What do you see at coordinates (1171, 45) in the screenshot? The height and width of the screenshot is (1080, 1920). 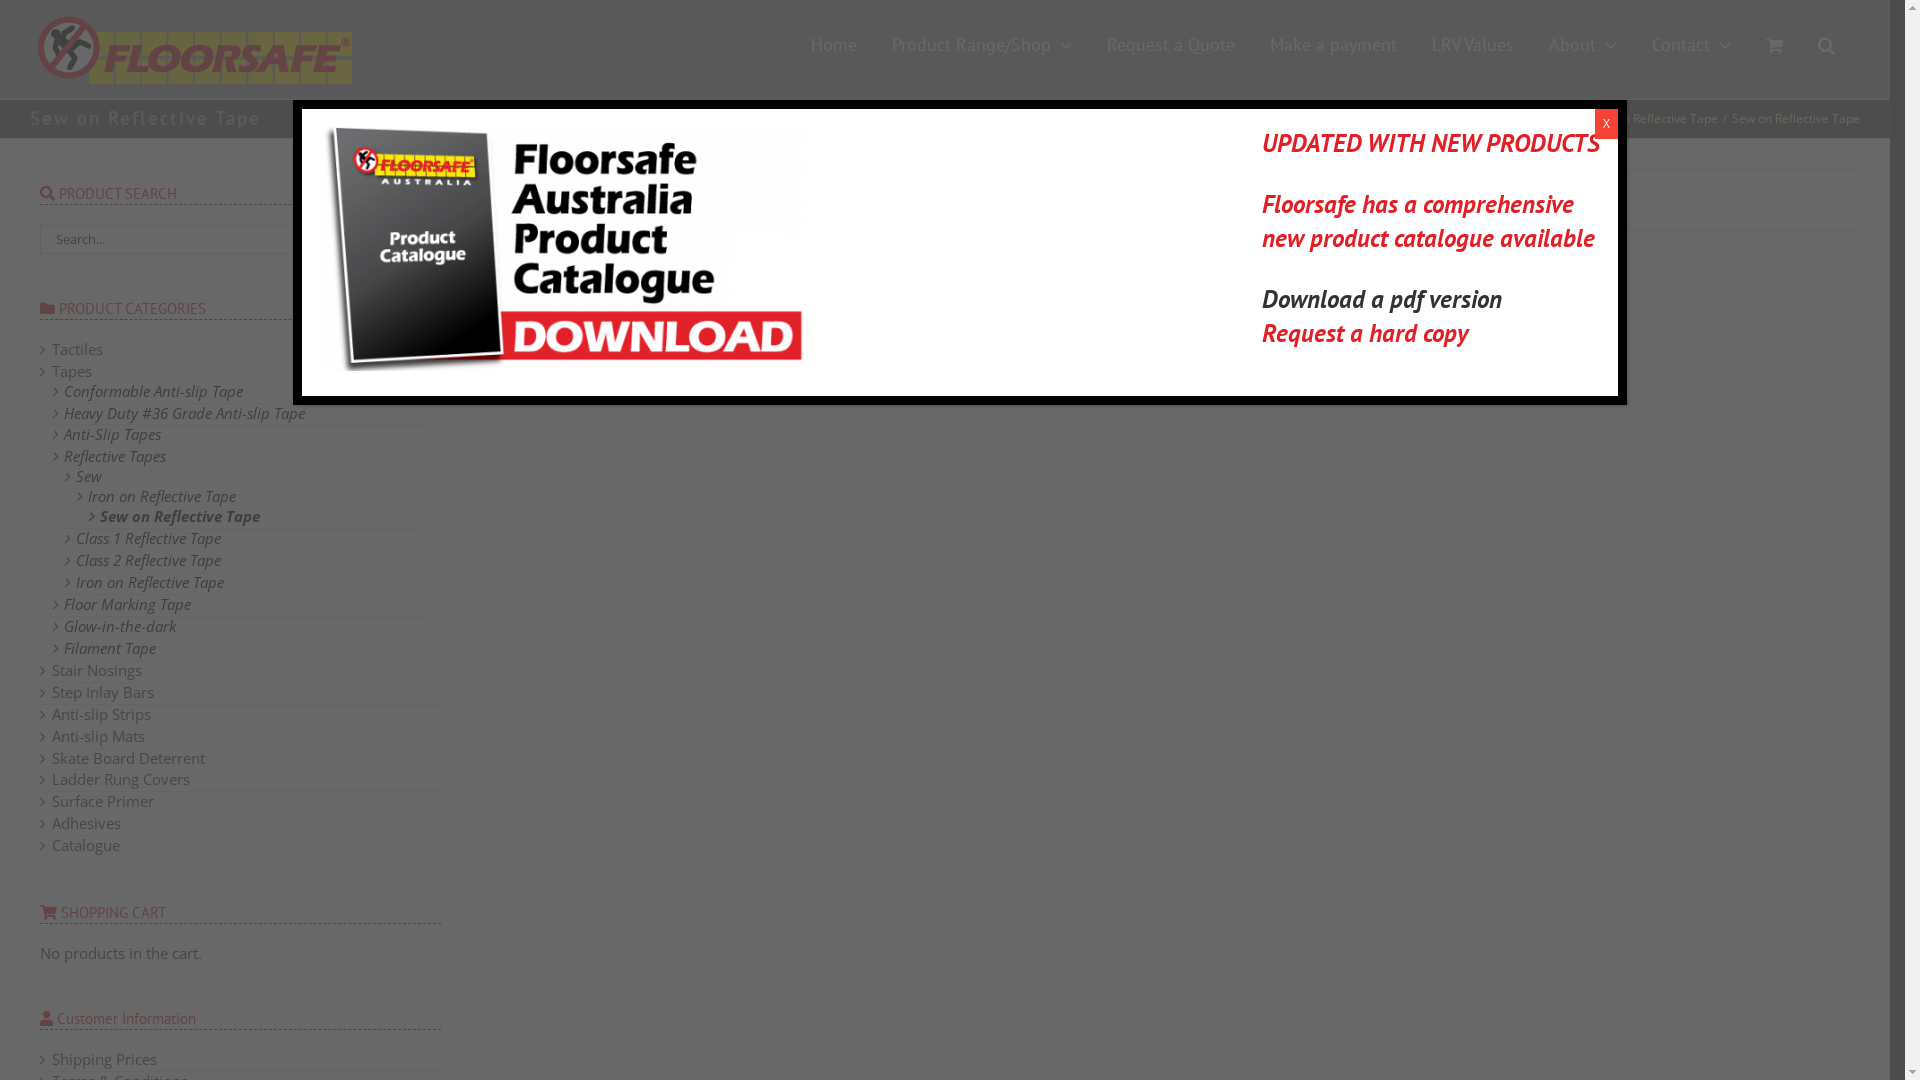 I see `'Request a Quote'` at bounding box center [1171, 45].